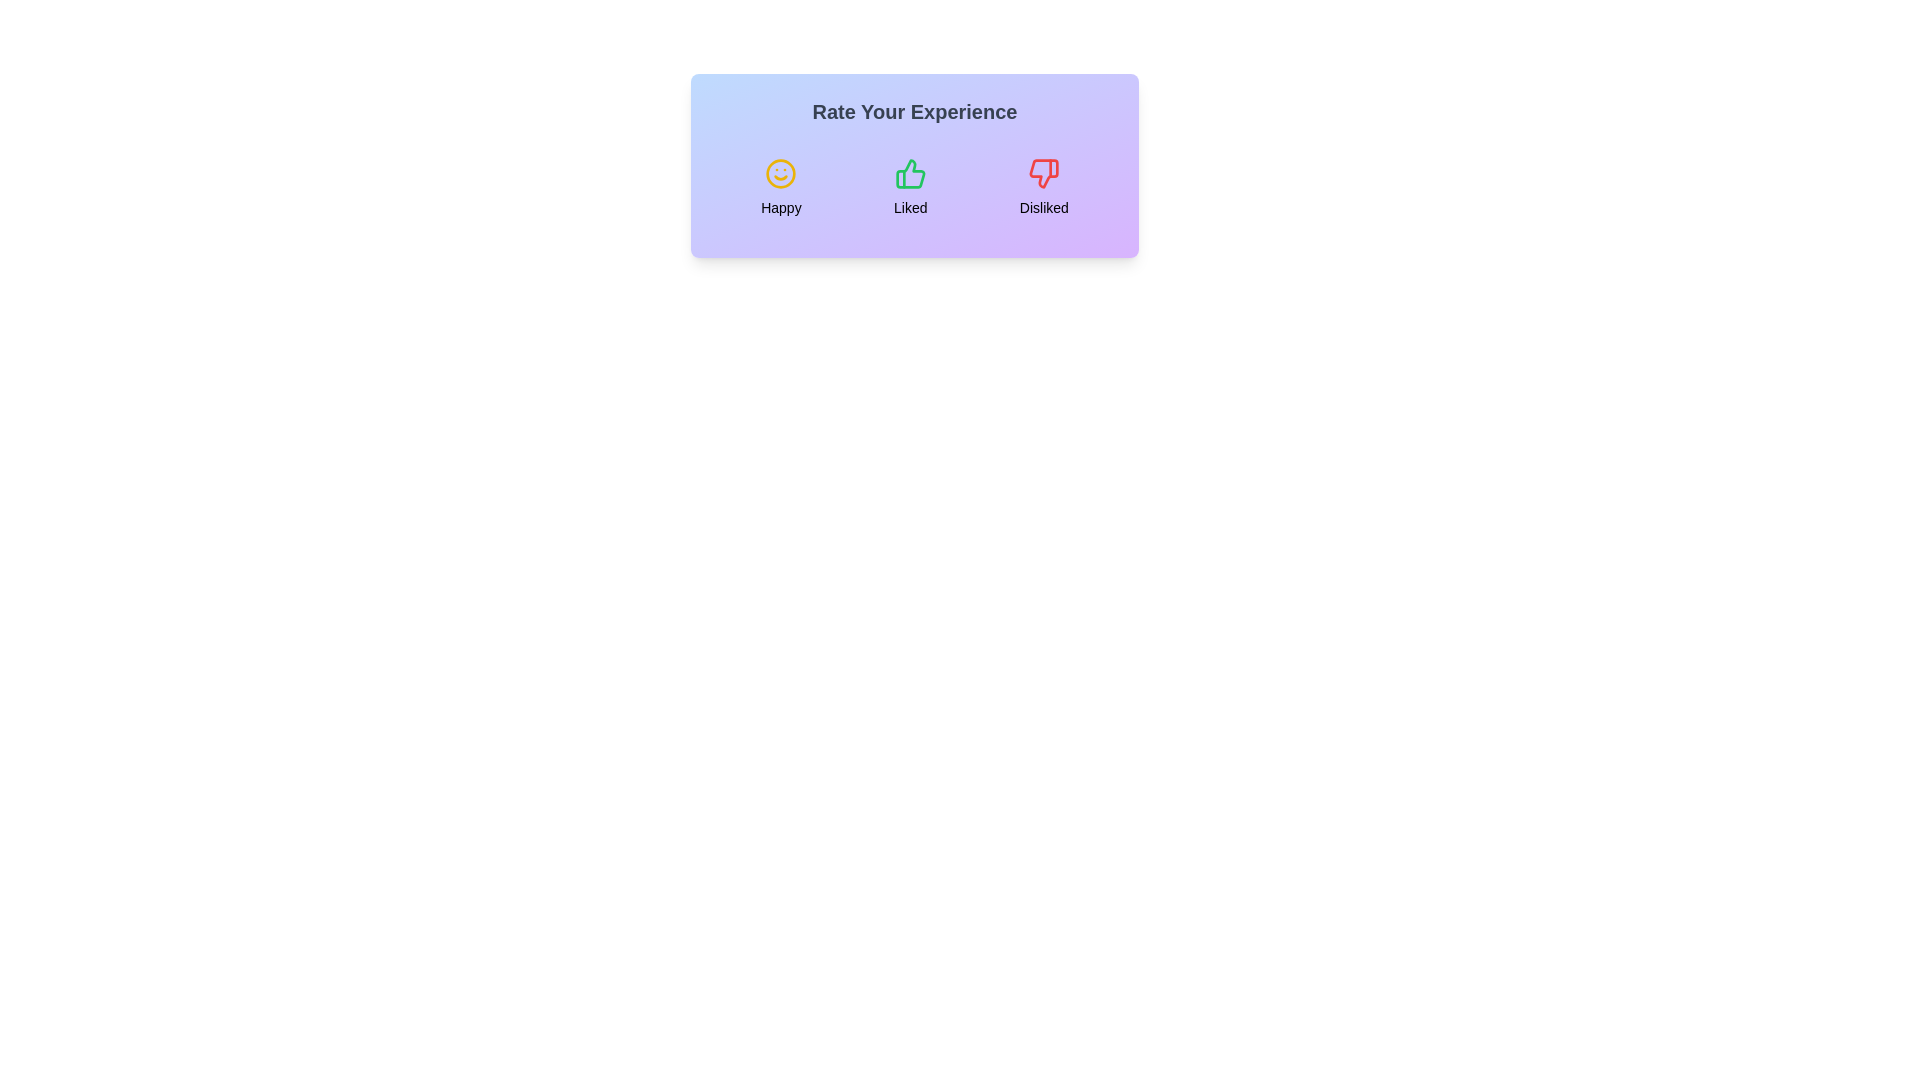 The image size is (1920, 1080). Describe the element at coordinates (909, 188) in the screenshot. I see `the second interactive button in a set of three to register a 'liked' response` at that location.